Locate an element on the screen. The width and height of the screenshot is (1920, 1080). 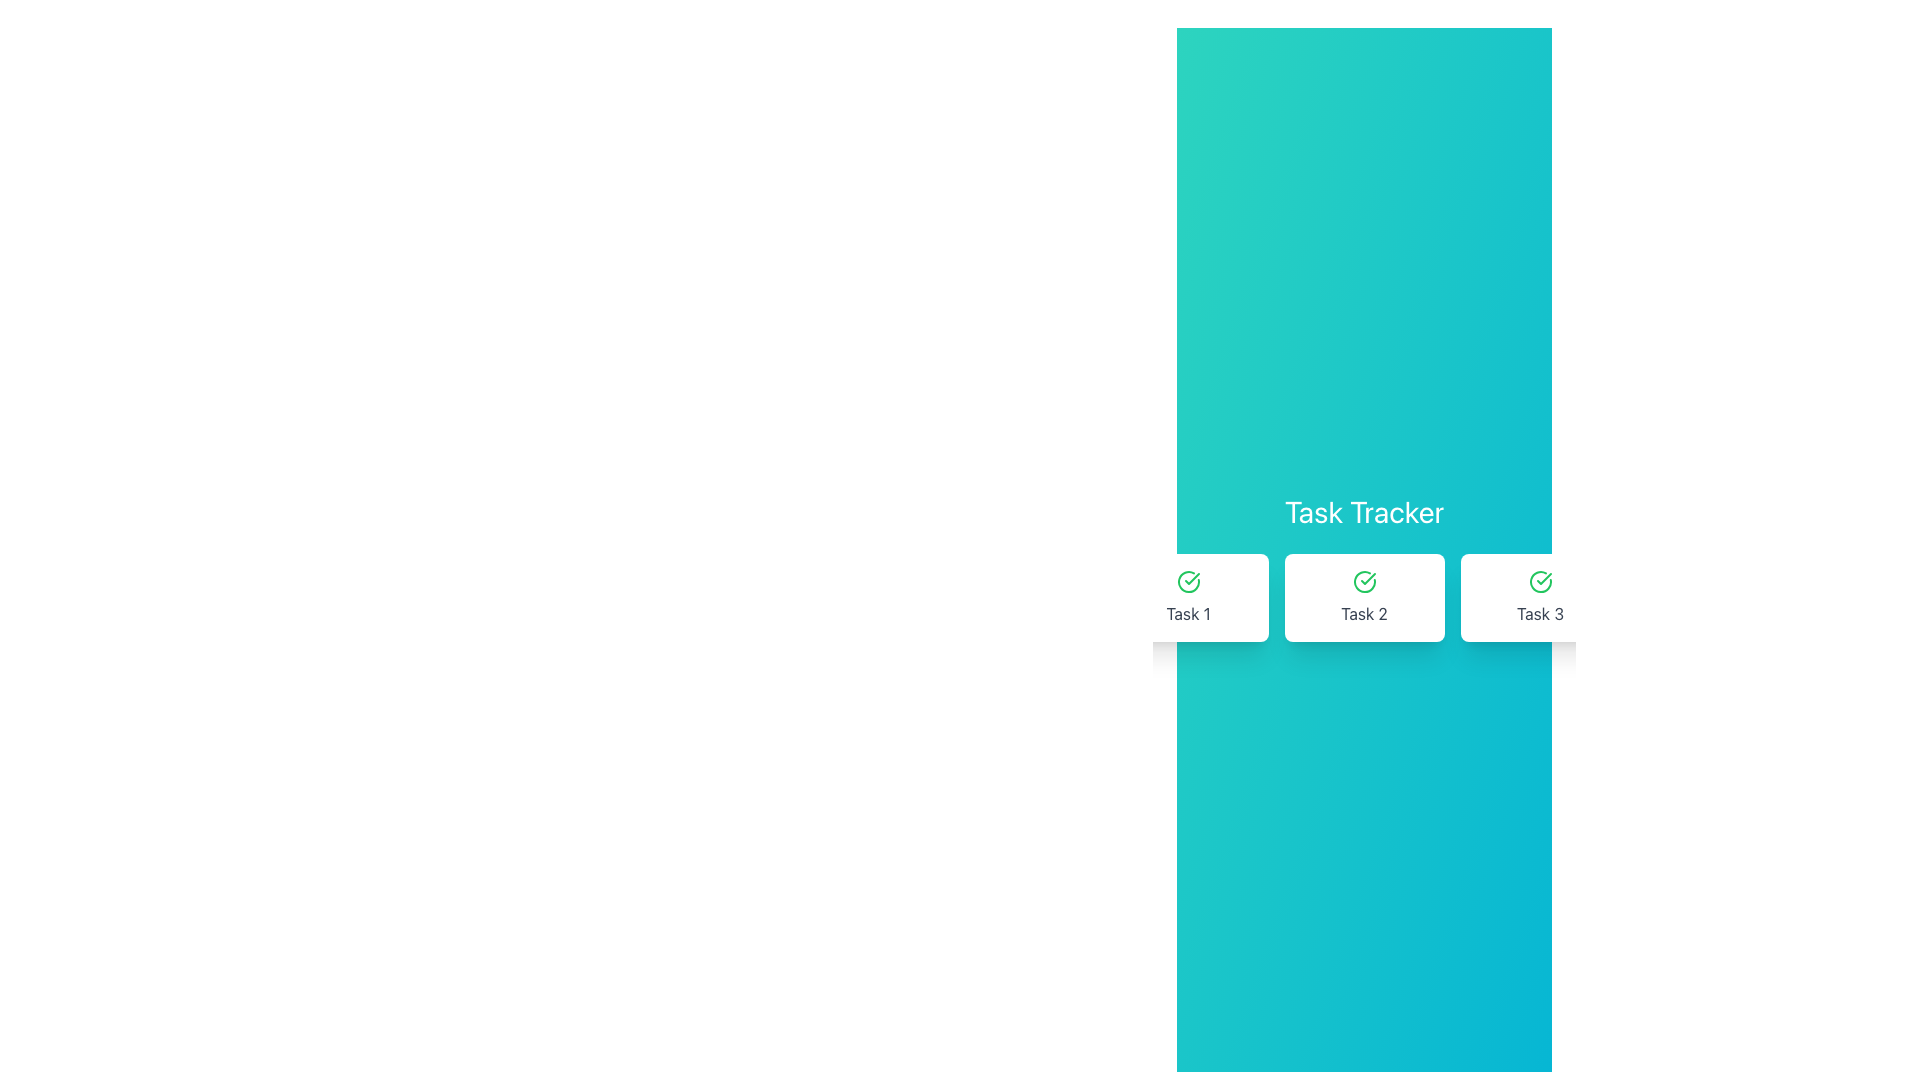
text component displaying 'Task 2', which is located at the center bottom of a white card with rounded corners is located at coordinates (1363, 612).